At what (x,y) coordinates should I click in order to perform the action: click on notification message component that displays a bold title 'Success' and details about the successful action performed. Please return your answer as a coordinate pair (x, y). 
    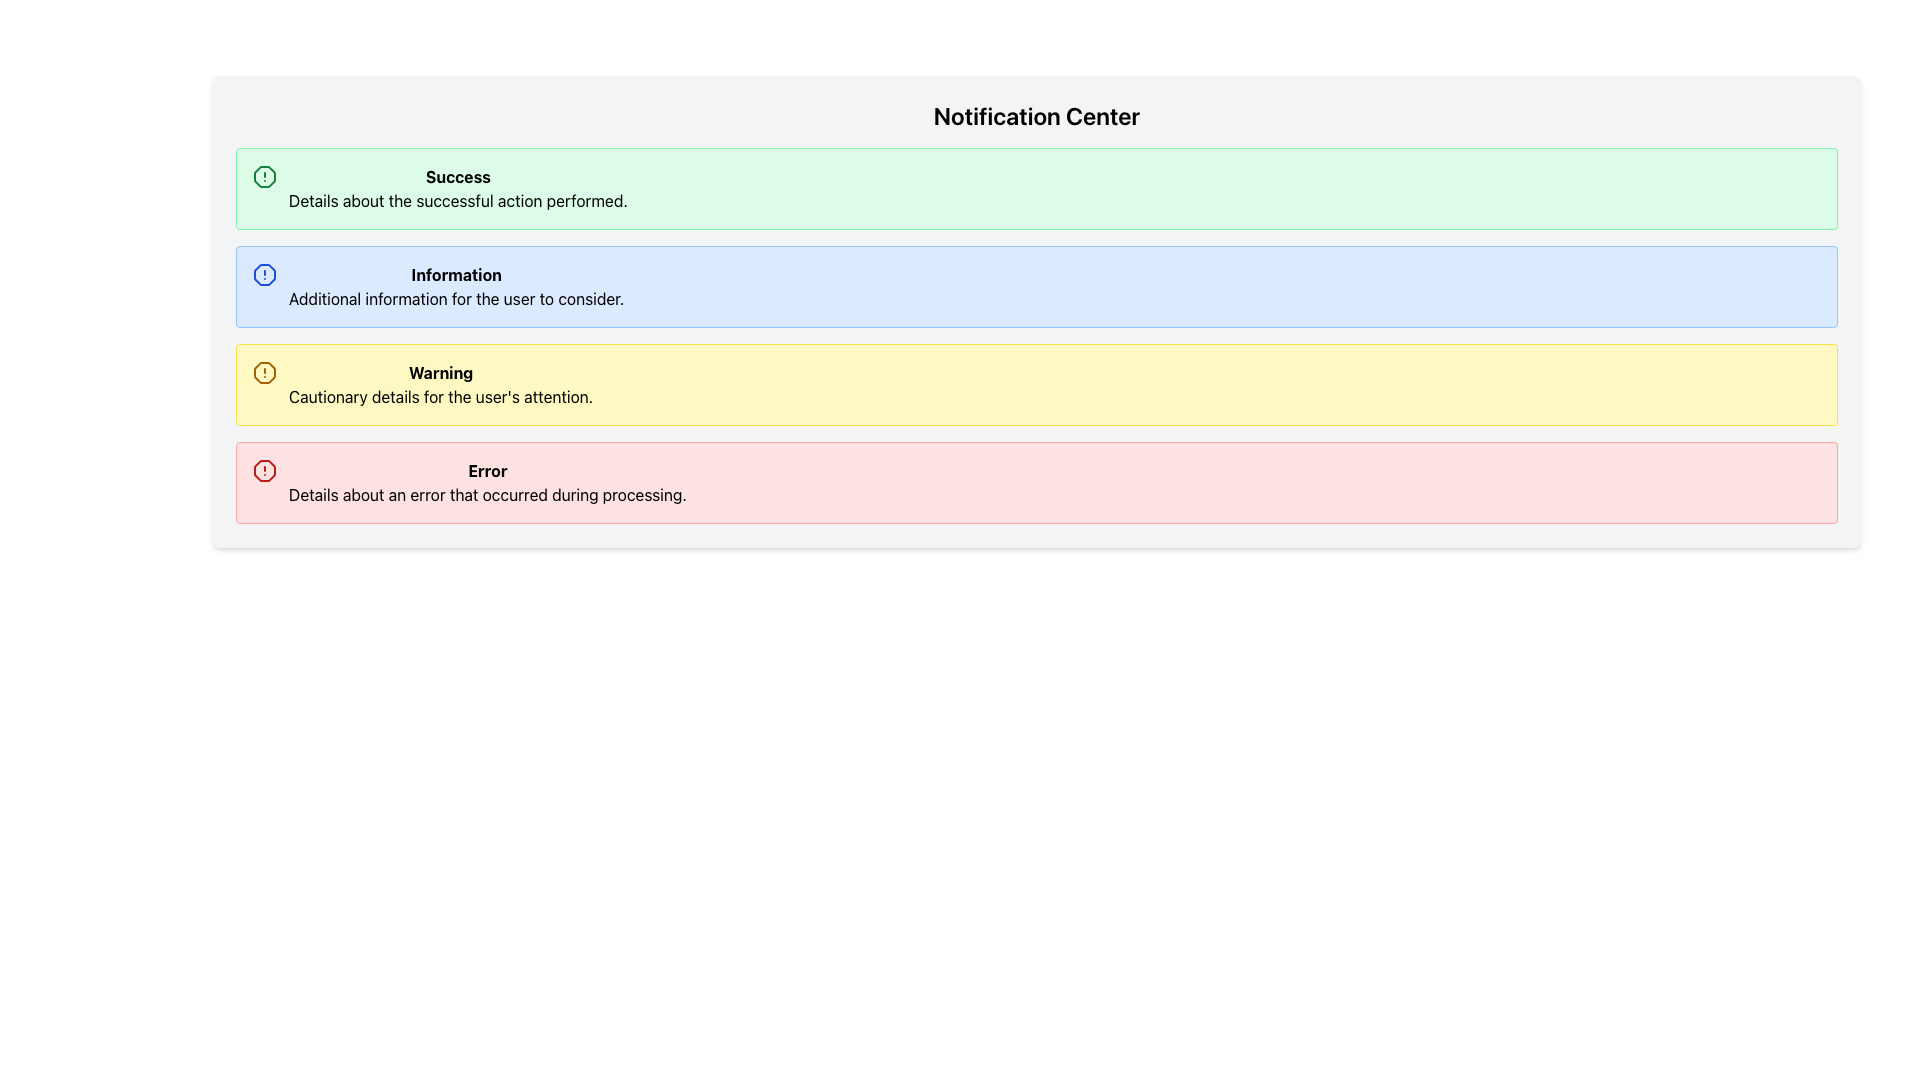
    Looking at the image, I should click on (457, 189).